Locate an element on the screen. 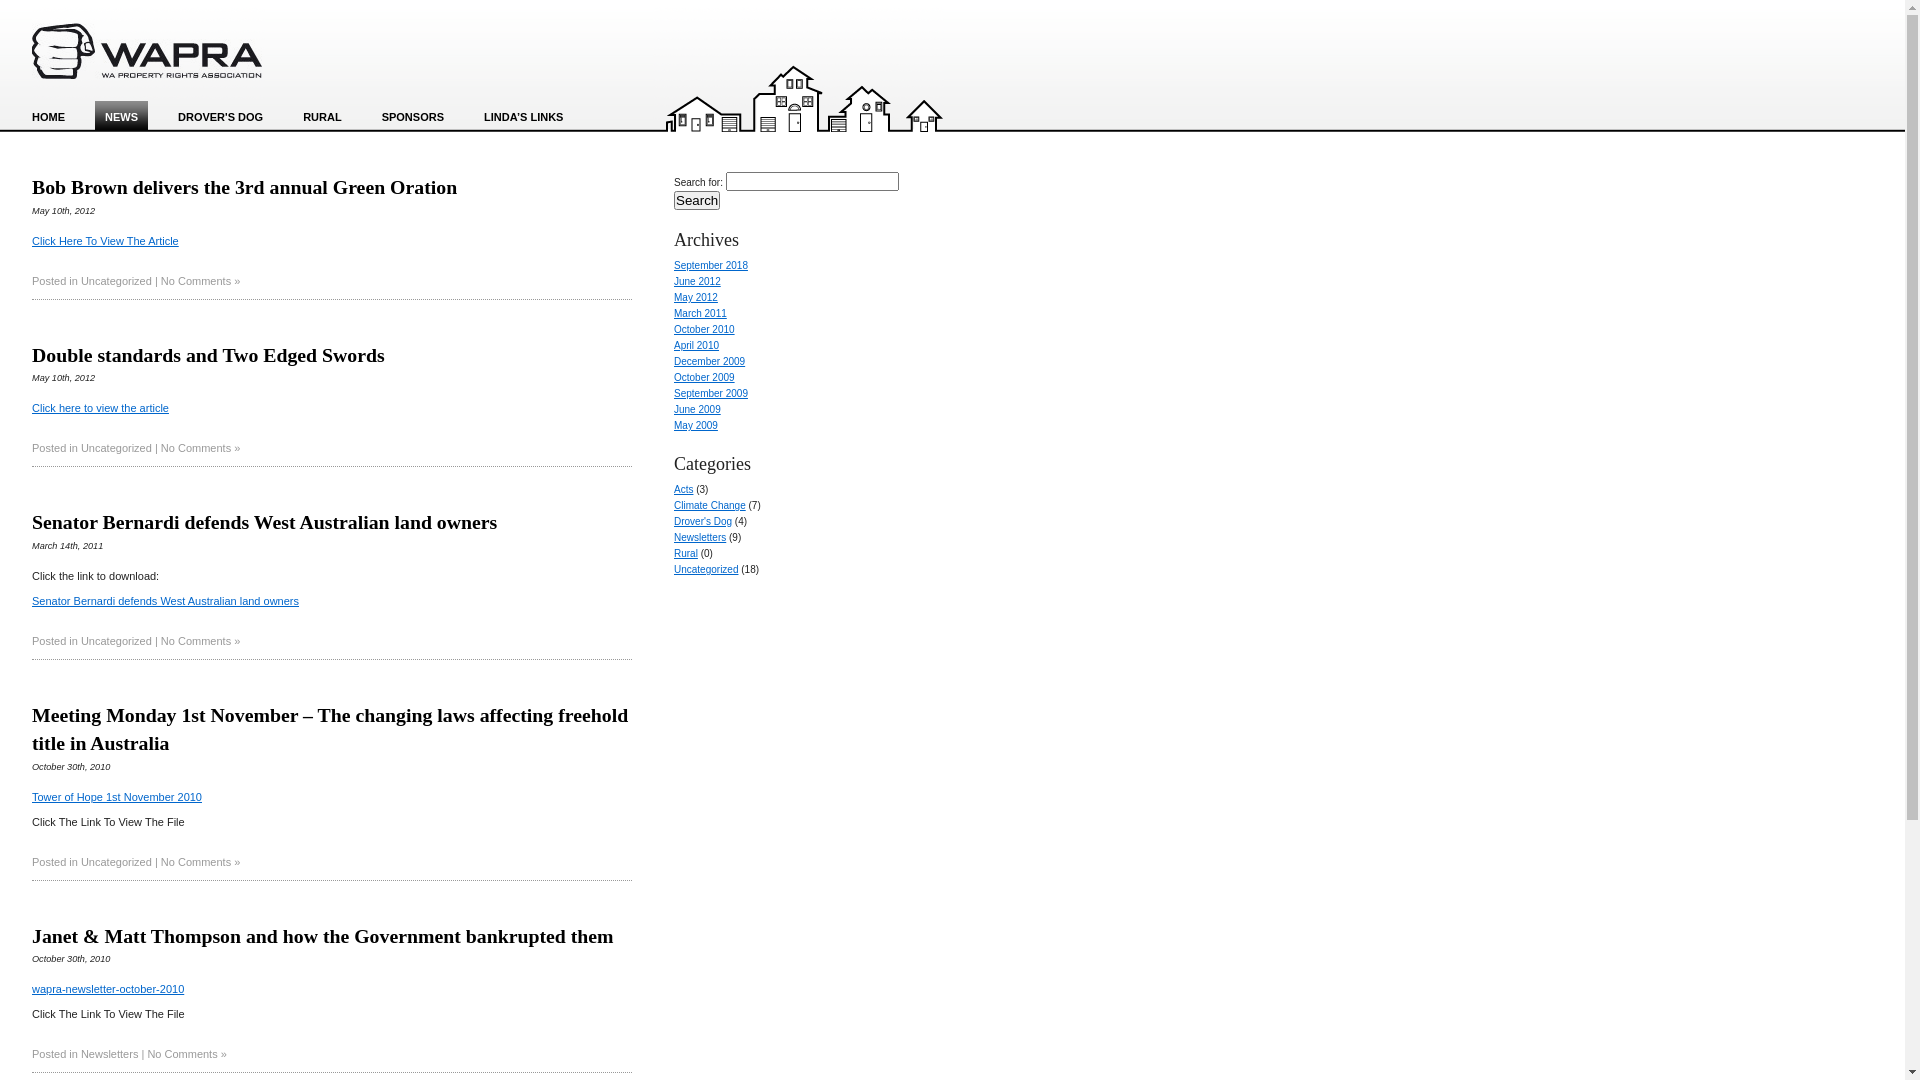 This screenshot has height=1080, width=1920. 'April 2010' is located at coordinates (696, 344).